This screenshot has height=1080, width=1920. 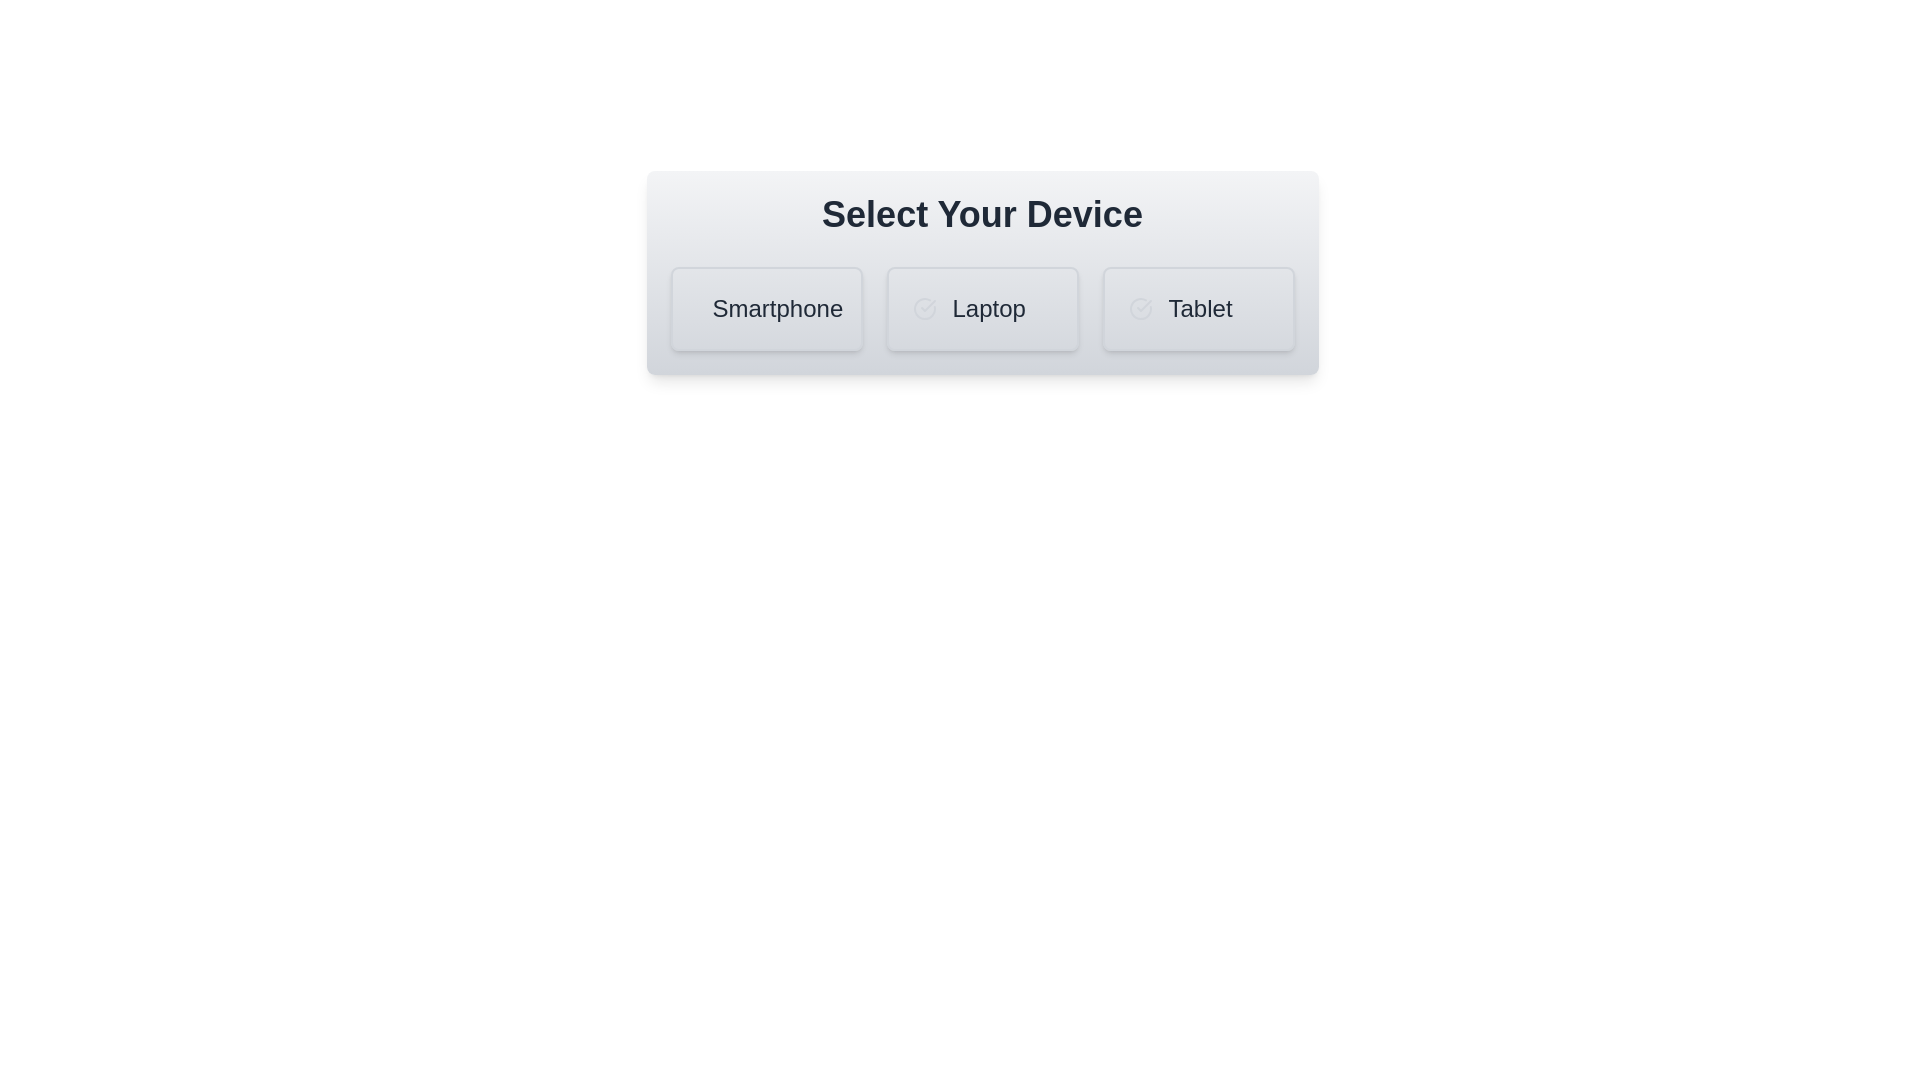 What do you see at coordinates (982, 273) in the screenshot?
I see `'Laptop' radio button located below the title 'Select Your Device', which is the second button in a horizontal layout of three buttons, positioned between the 'Smartphone' and 'Tablet' buttons` at bounding box center [982, 273].